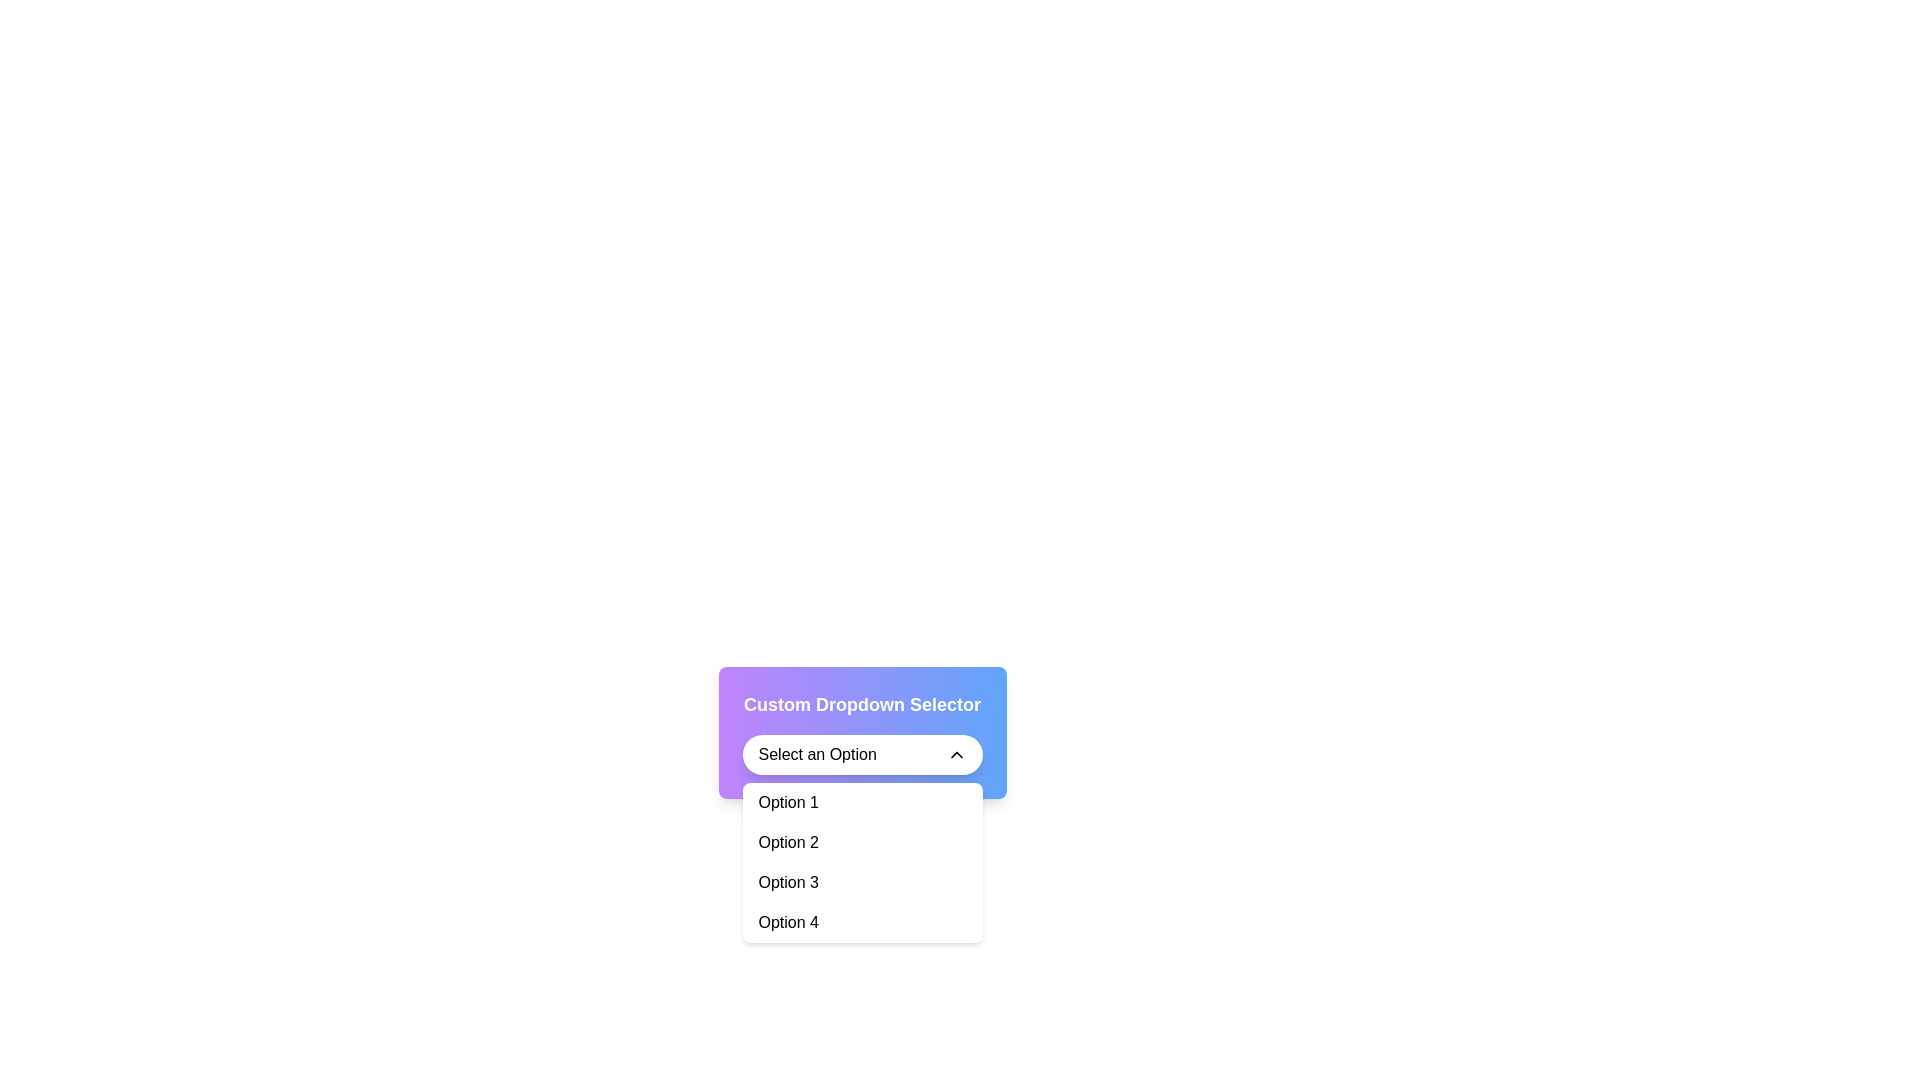 This screenshot has height=1080, width=1920. What do you see at coordinates (862, 704) in the screenshot?
I see `the bold, large-sized static text label displaying 'Custom Dropdown Selector' that is set in white text against a gradient background transitioning from purple to blue, located above the dropdown menu` at bounding box center [862, 704].